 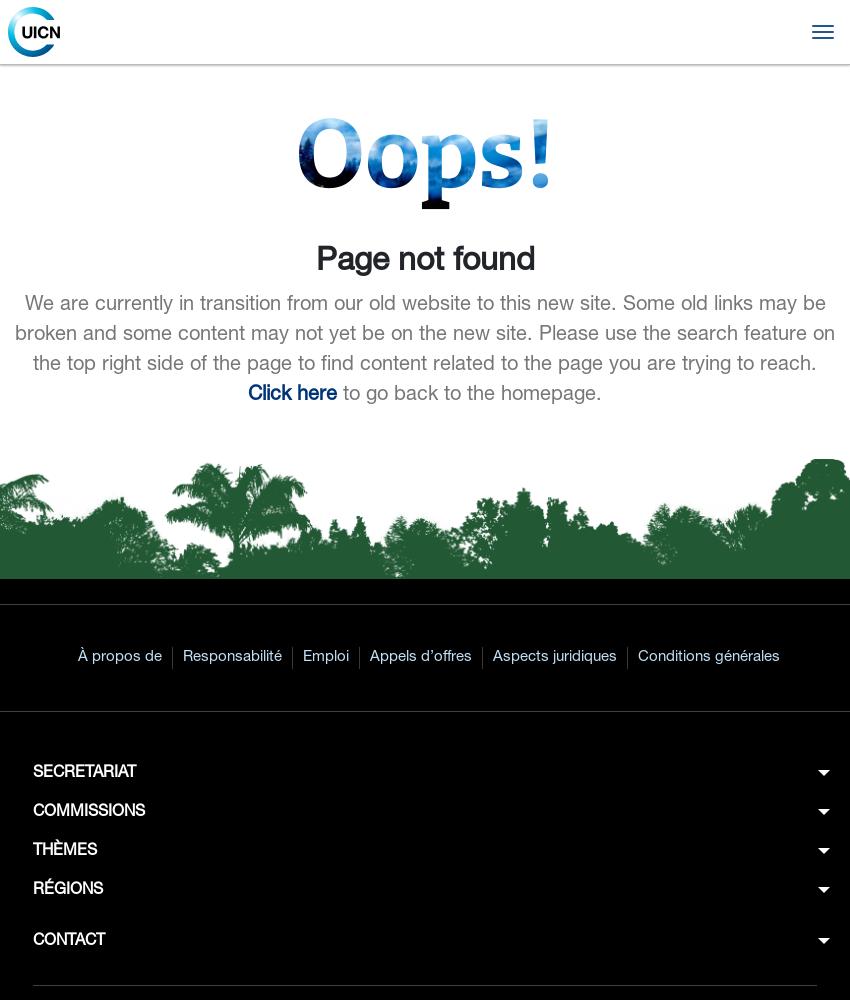 What do you see at coordinates (706, 656) in the screenshot?
I see `'Conditions générales'` at bounding box center [706, 656].